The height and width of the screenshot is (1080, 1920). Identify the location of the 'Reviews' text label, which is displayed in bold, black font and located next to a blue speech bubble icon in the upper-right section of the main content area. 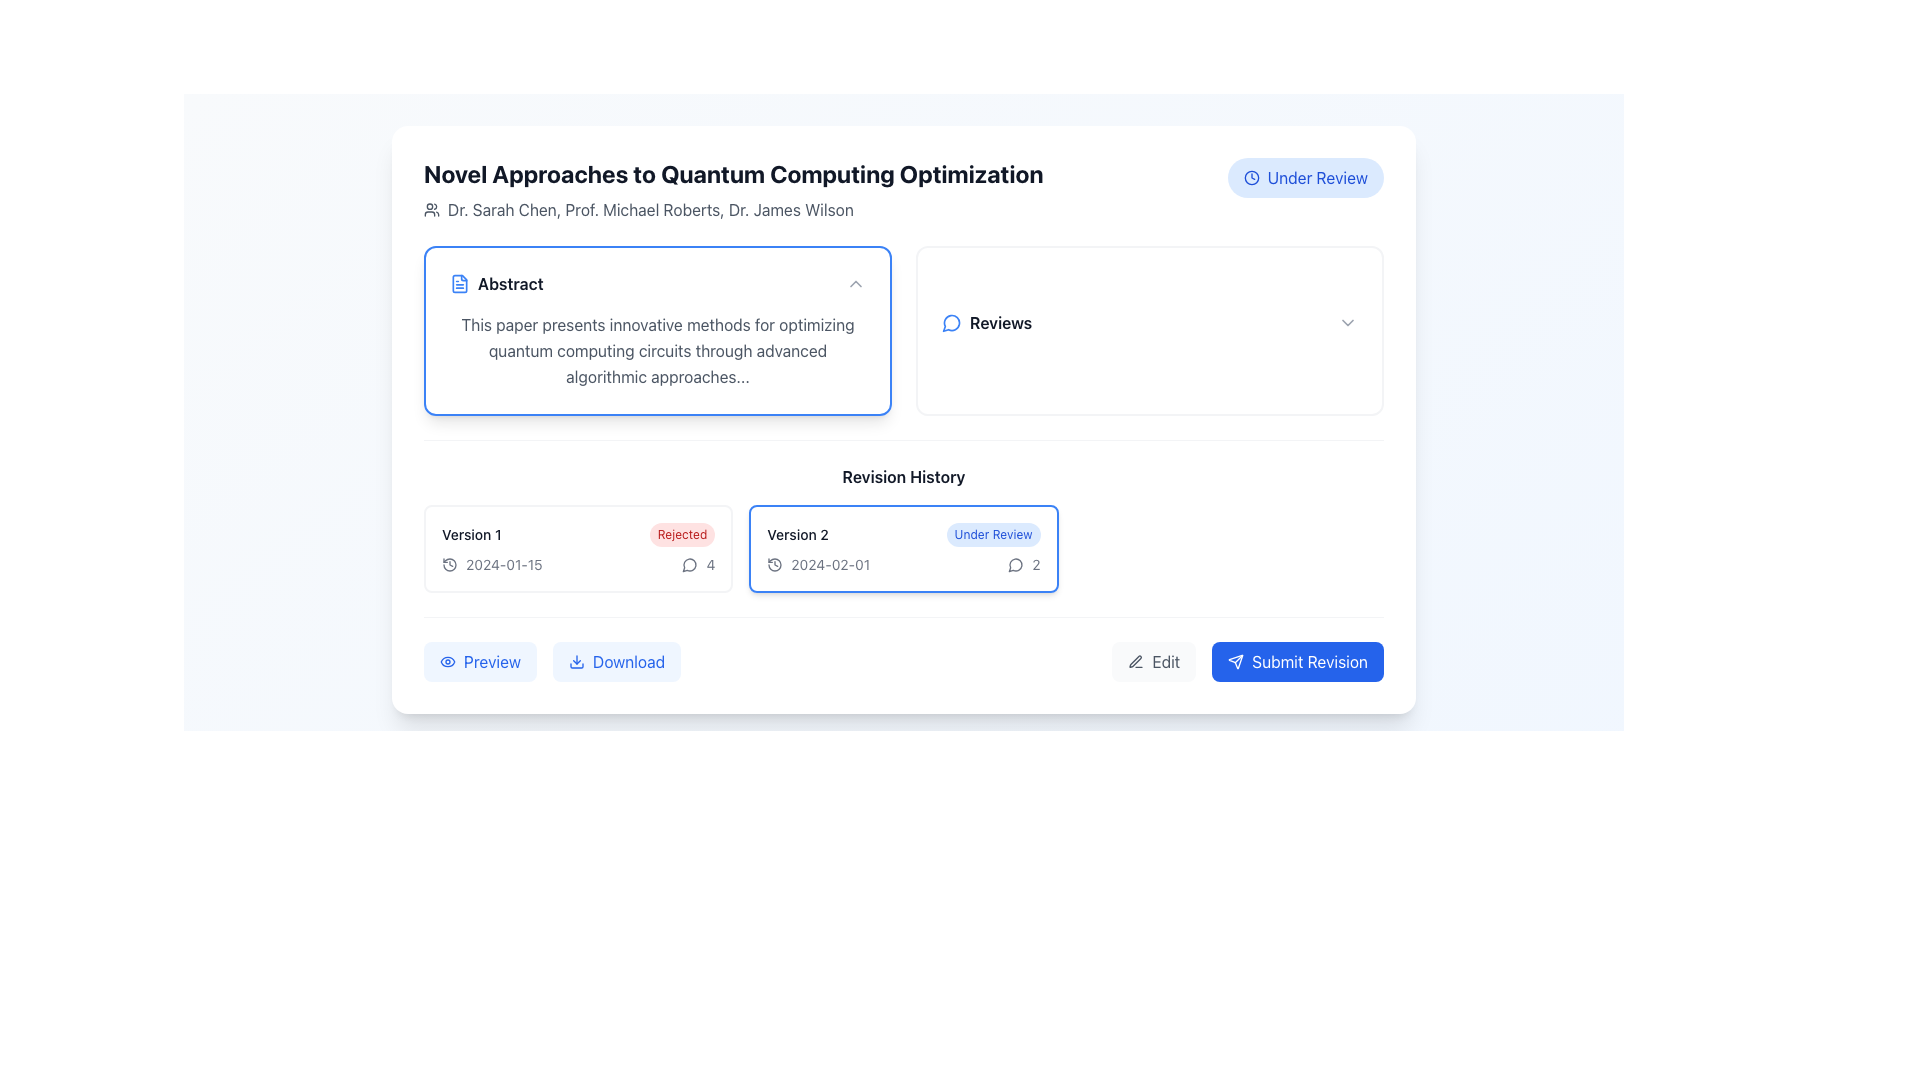
(1001, 322).